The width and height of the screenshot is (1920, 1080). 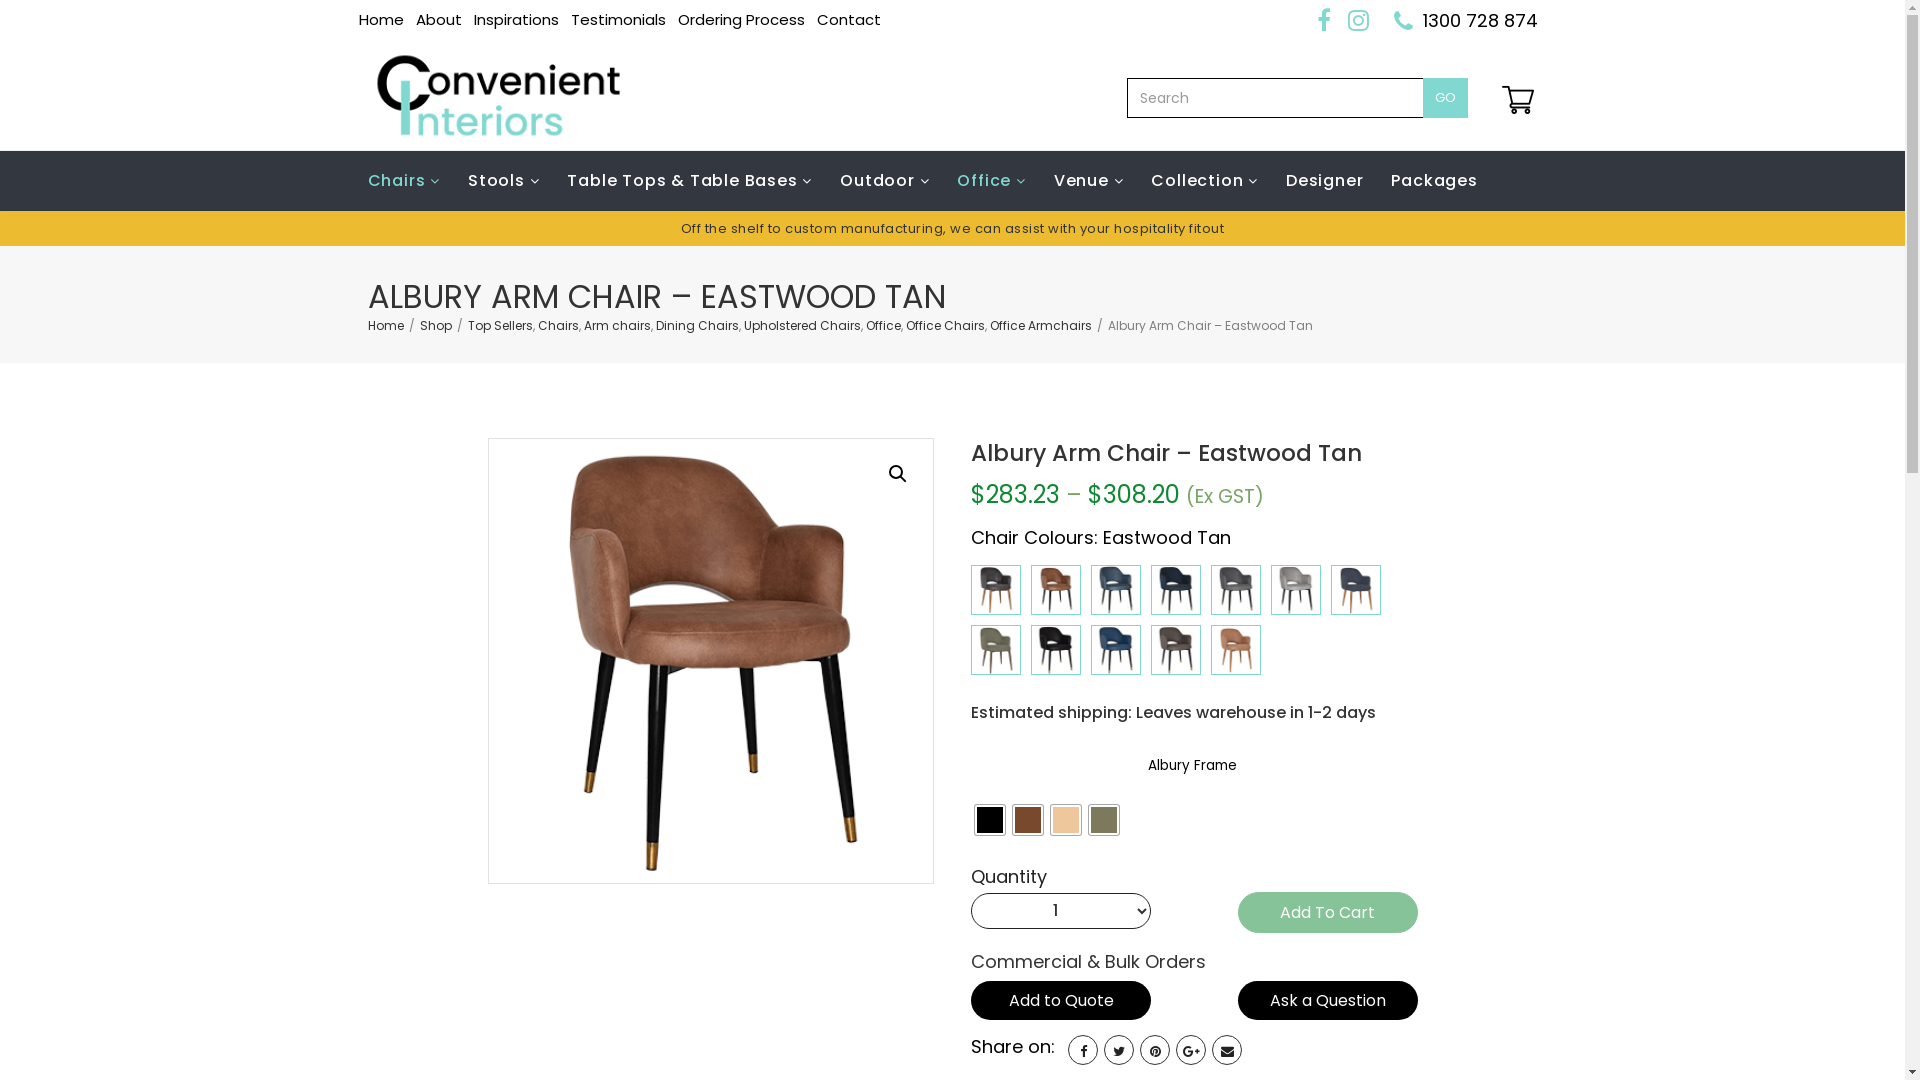 I want to click on 'Chairs', so click(x=410, y=181).